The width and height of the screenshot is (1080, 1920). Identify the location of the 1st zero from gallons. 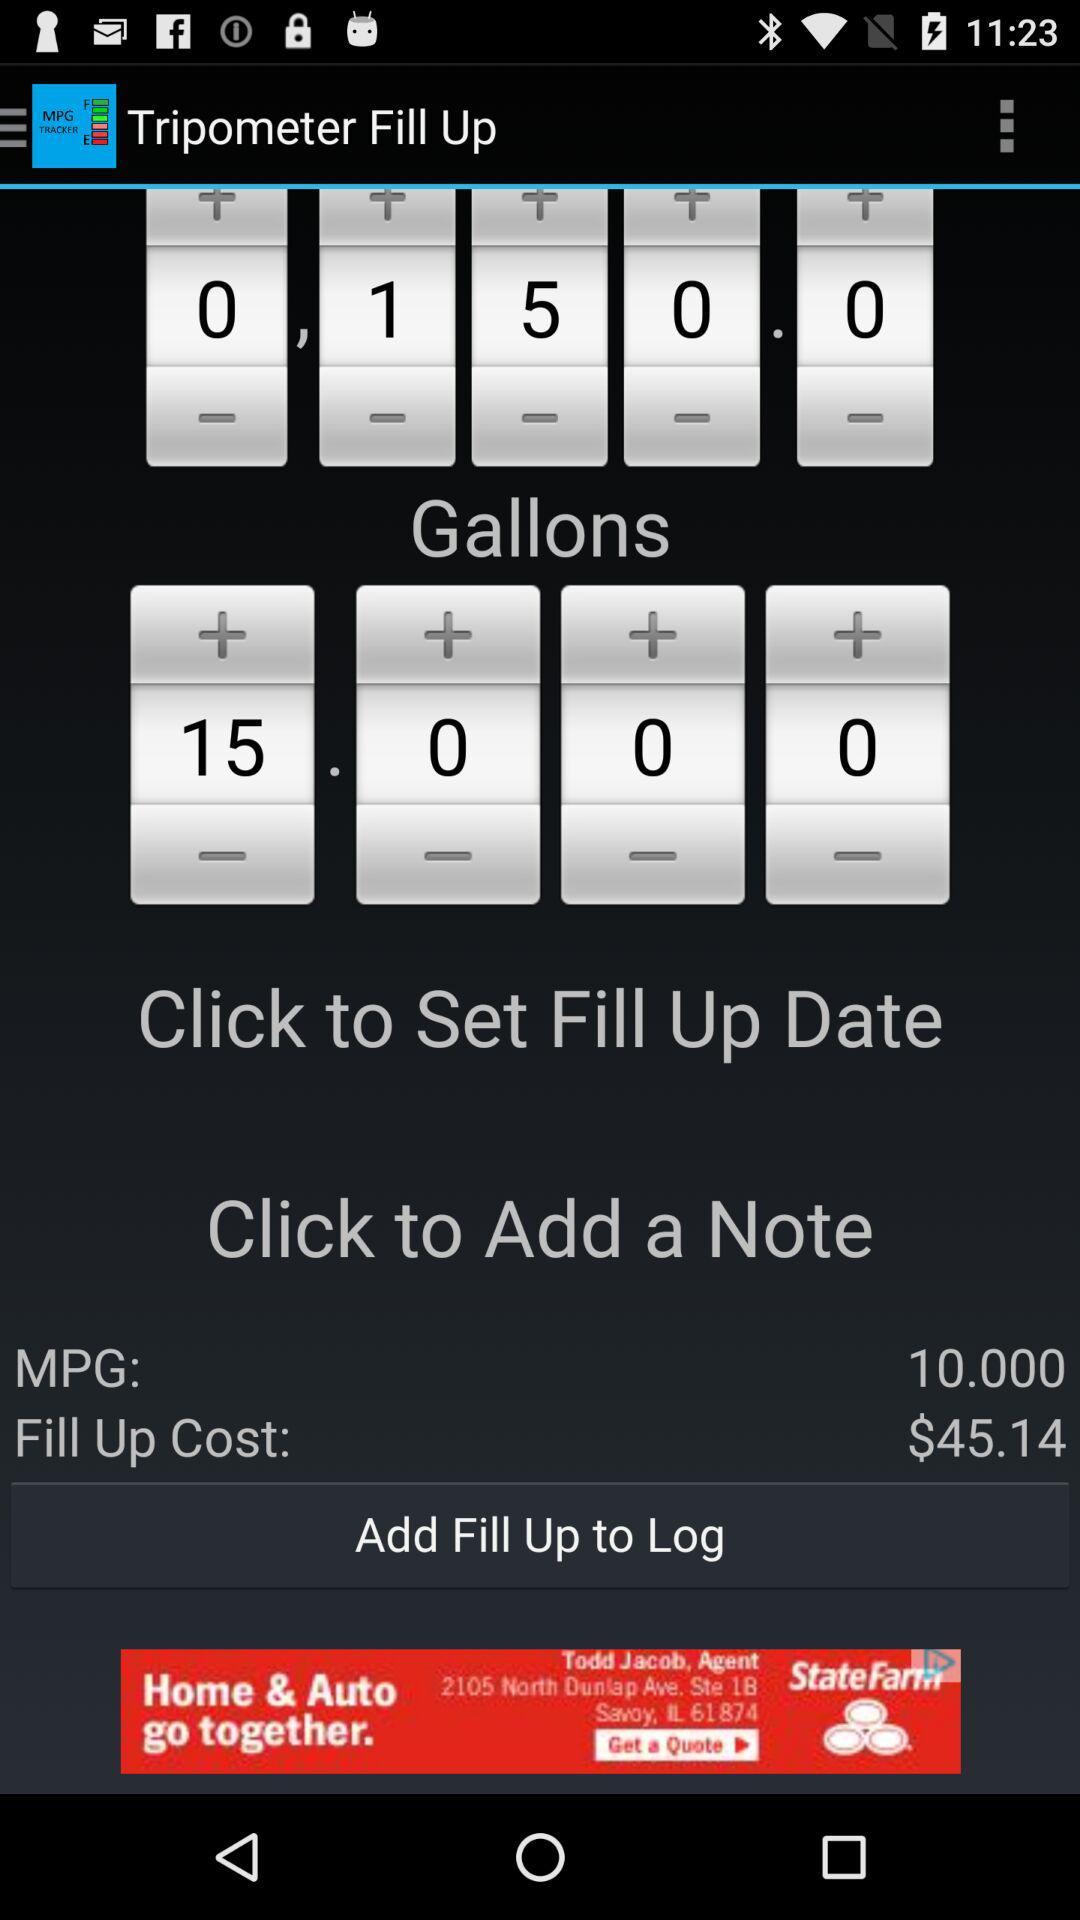
(447, 743).